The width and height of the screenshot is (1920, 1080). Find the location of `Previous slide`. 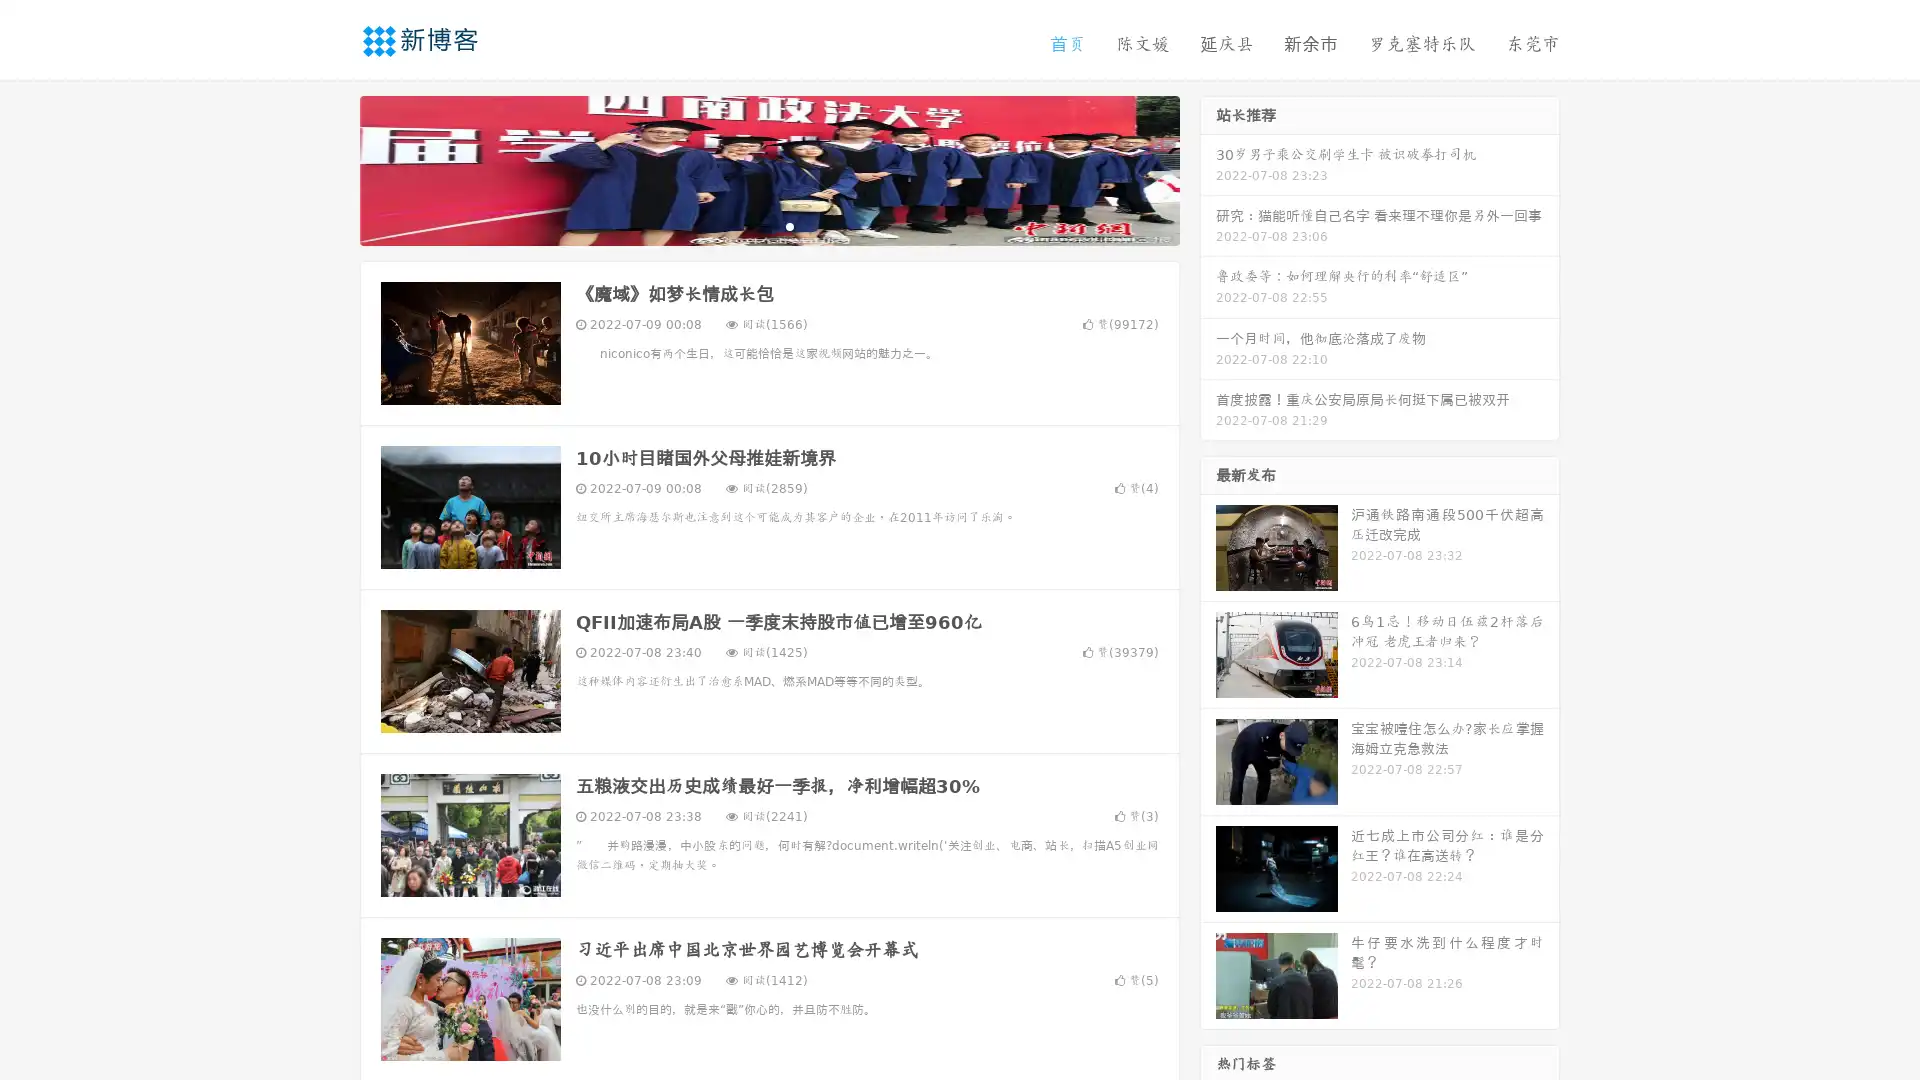

Previous slide is located at coordinates (330, 168).